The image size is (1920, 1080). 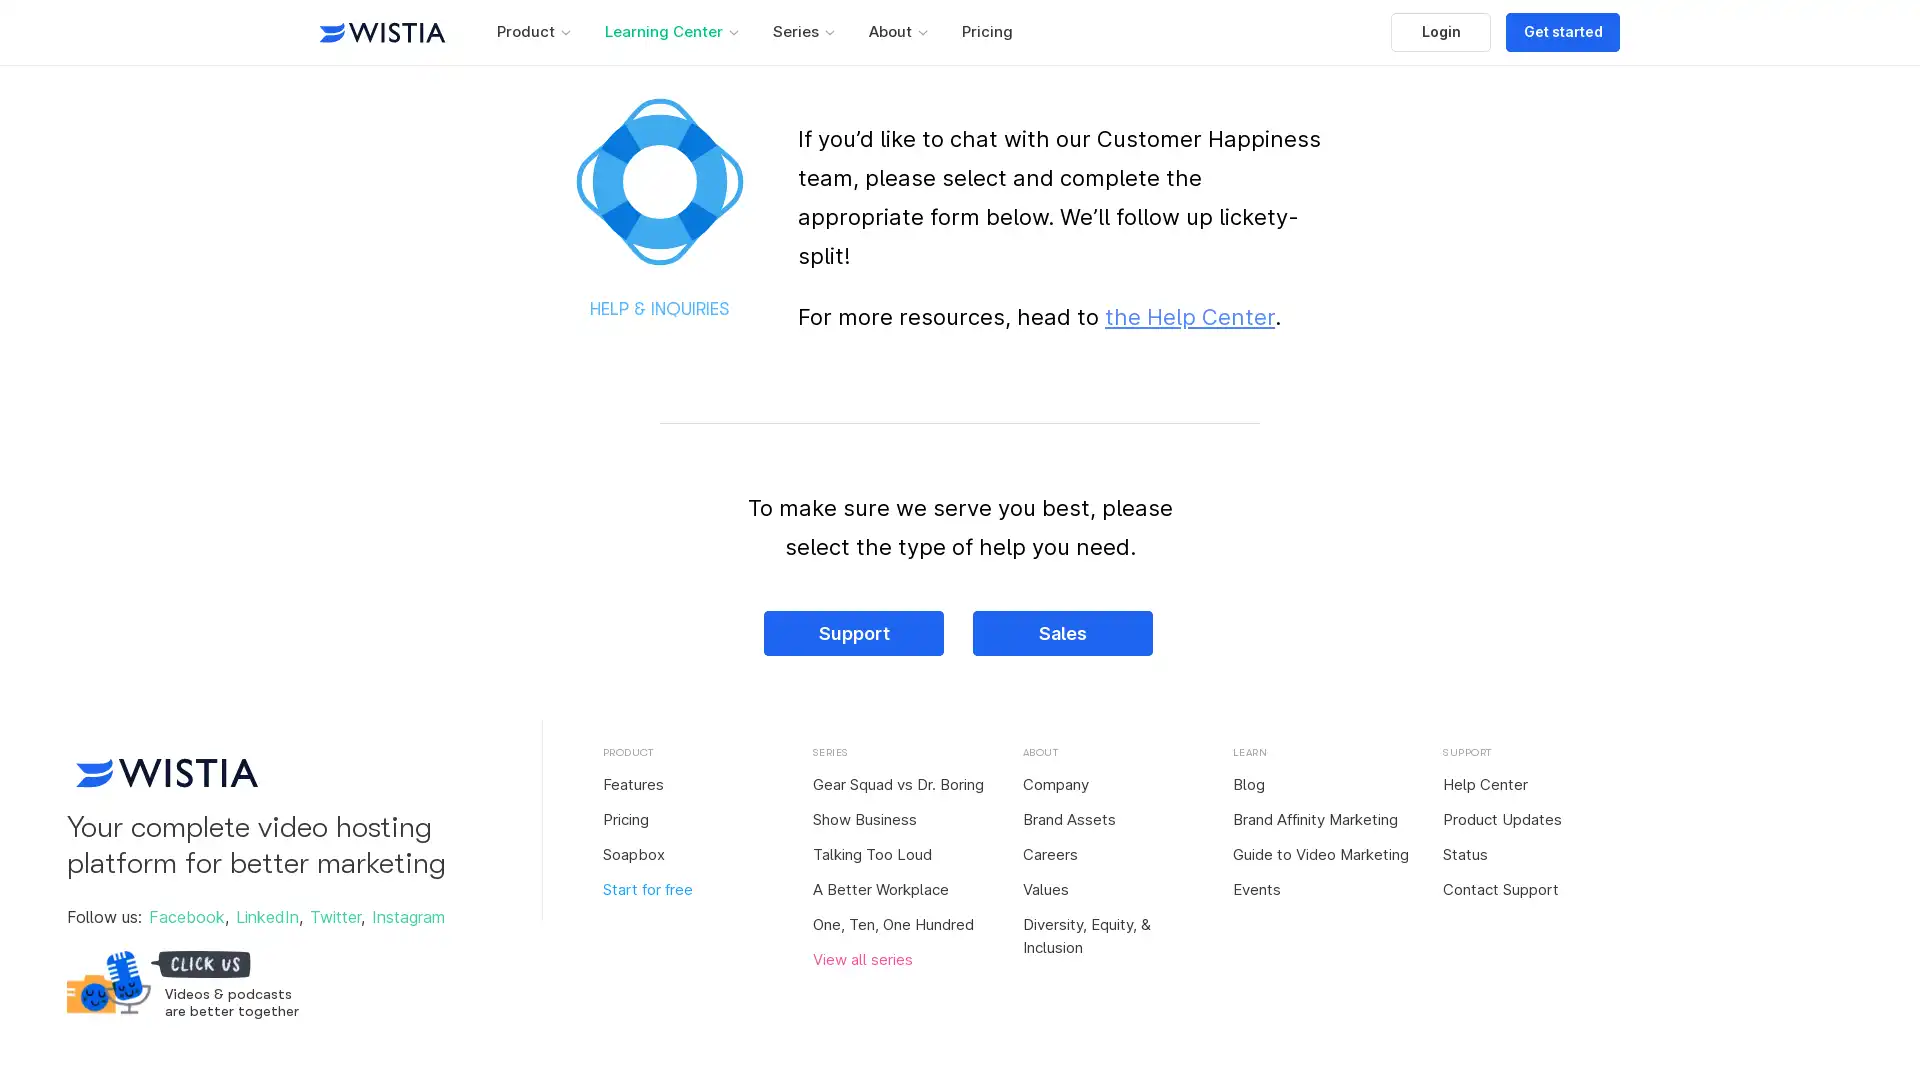 I want to click on About, so click(x=896, y=32).